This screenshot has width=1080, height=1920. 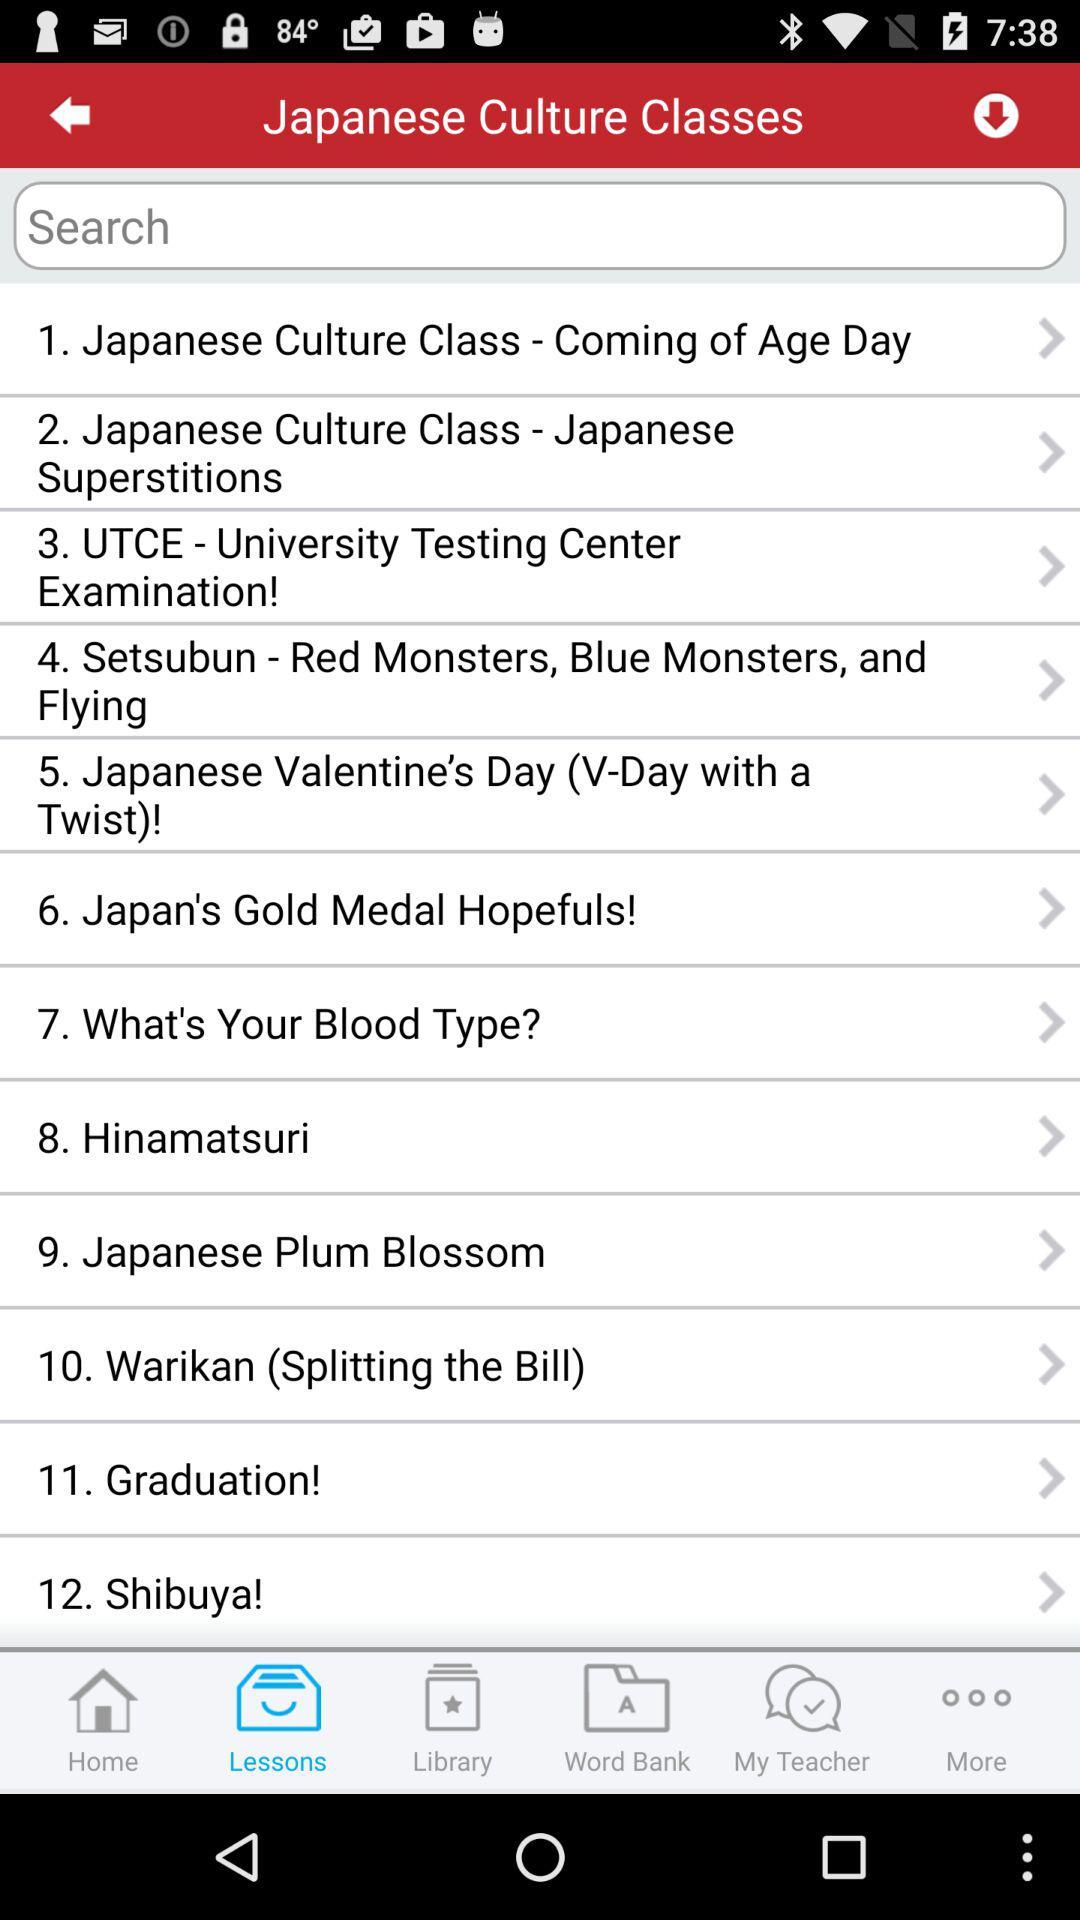 I want to click on sixth next button which is after japans gold medal hopefuls, so click(x=1052, y=906).